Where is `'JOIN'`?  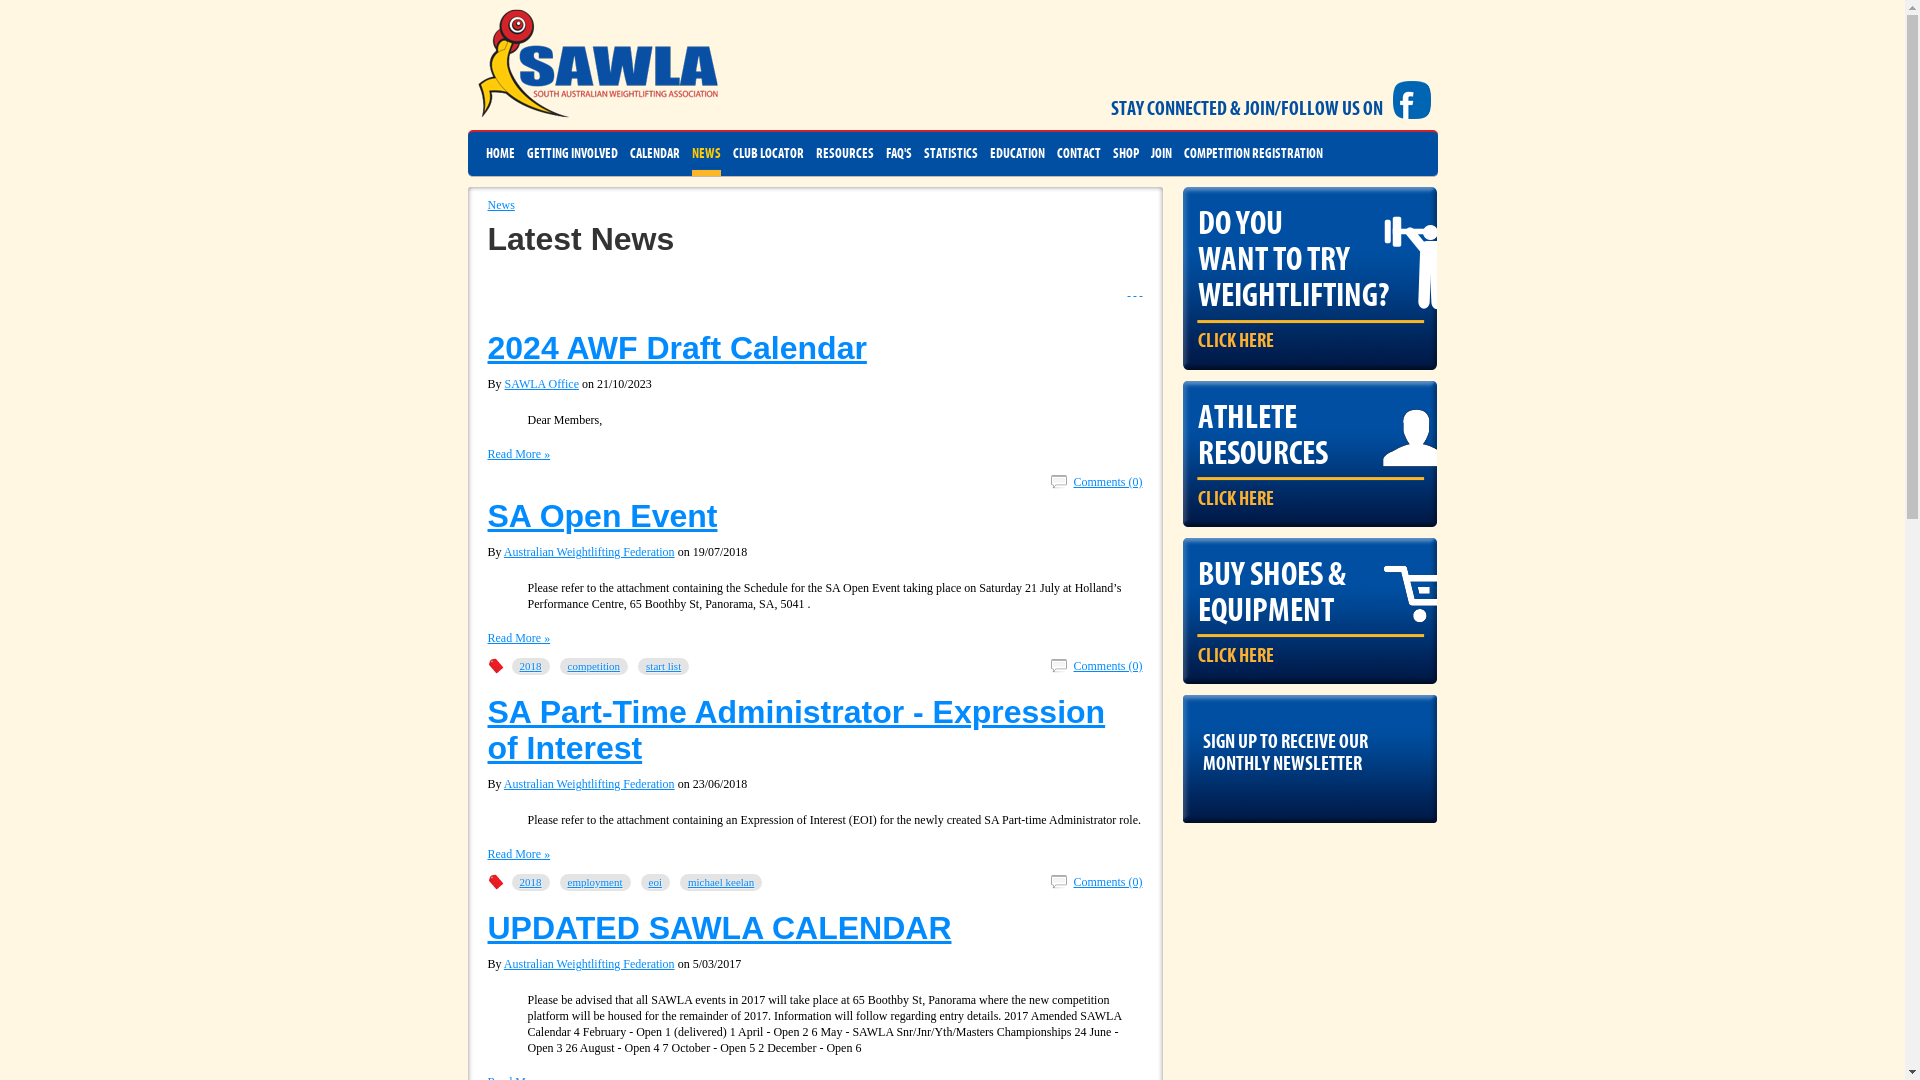
'JOIN' is located at coordinates (1160, 153).